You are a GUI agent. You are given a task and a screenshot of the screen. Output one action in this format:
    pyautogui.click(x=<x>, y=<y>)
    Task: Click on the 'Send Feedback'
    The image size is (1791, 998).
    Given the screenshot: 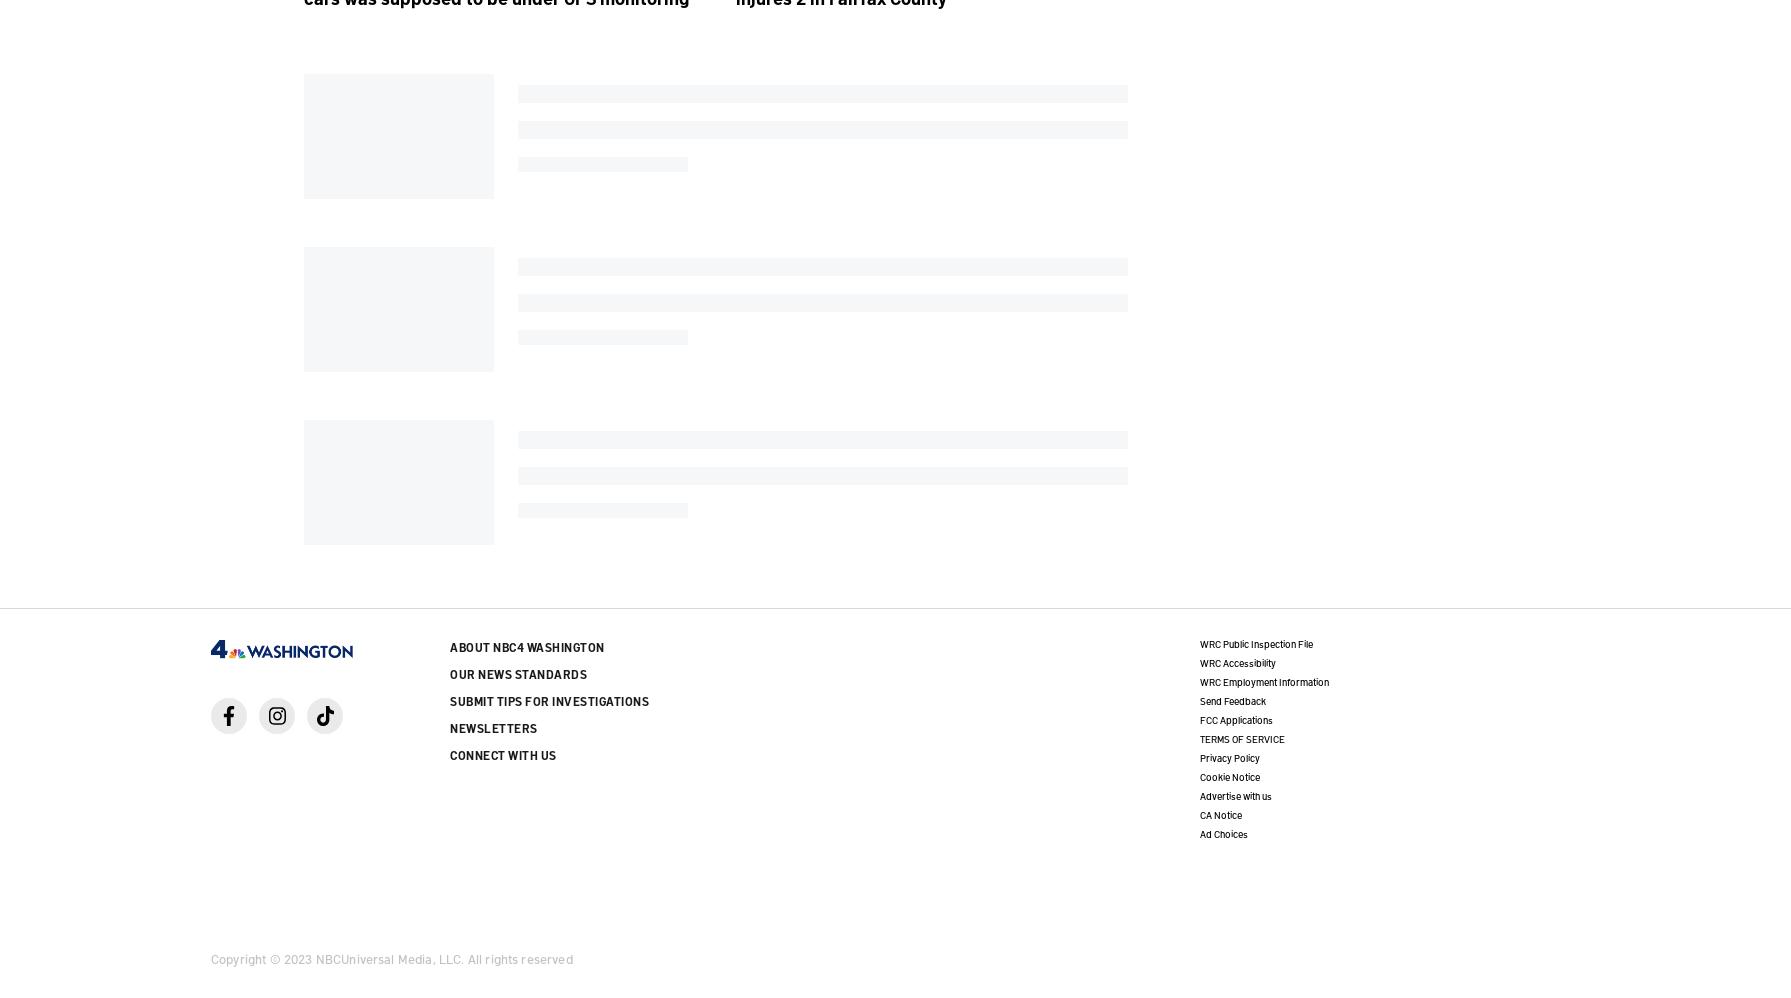 What is the action you would take?
    pyautogui.click(x=1231, y=699)
    